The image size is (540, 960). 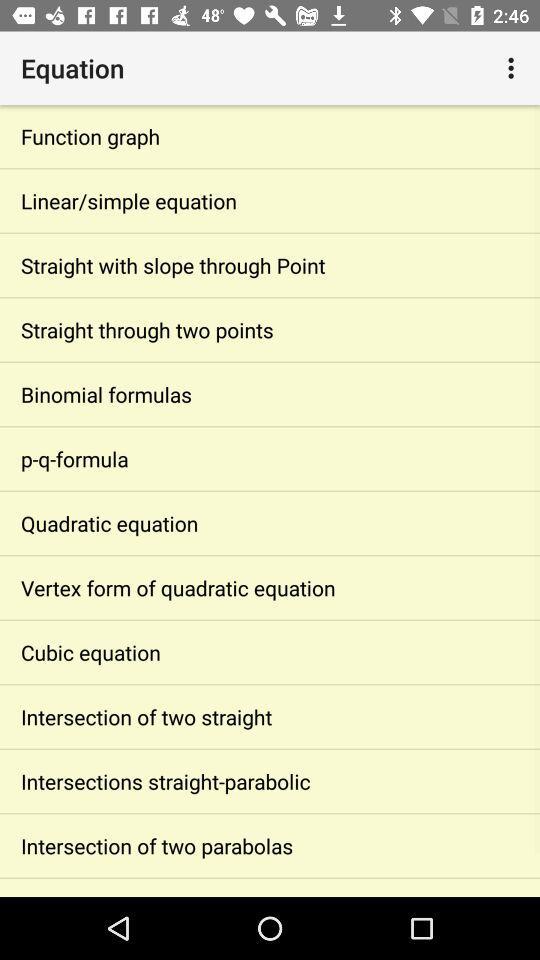 I want to click on binomial formulas app, so click(x=270, y=393).